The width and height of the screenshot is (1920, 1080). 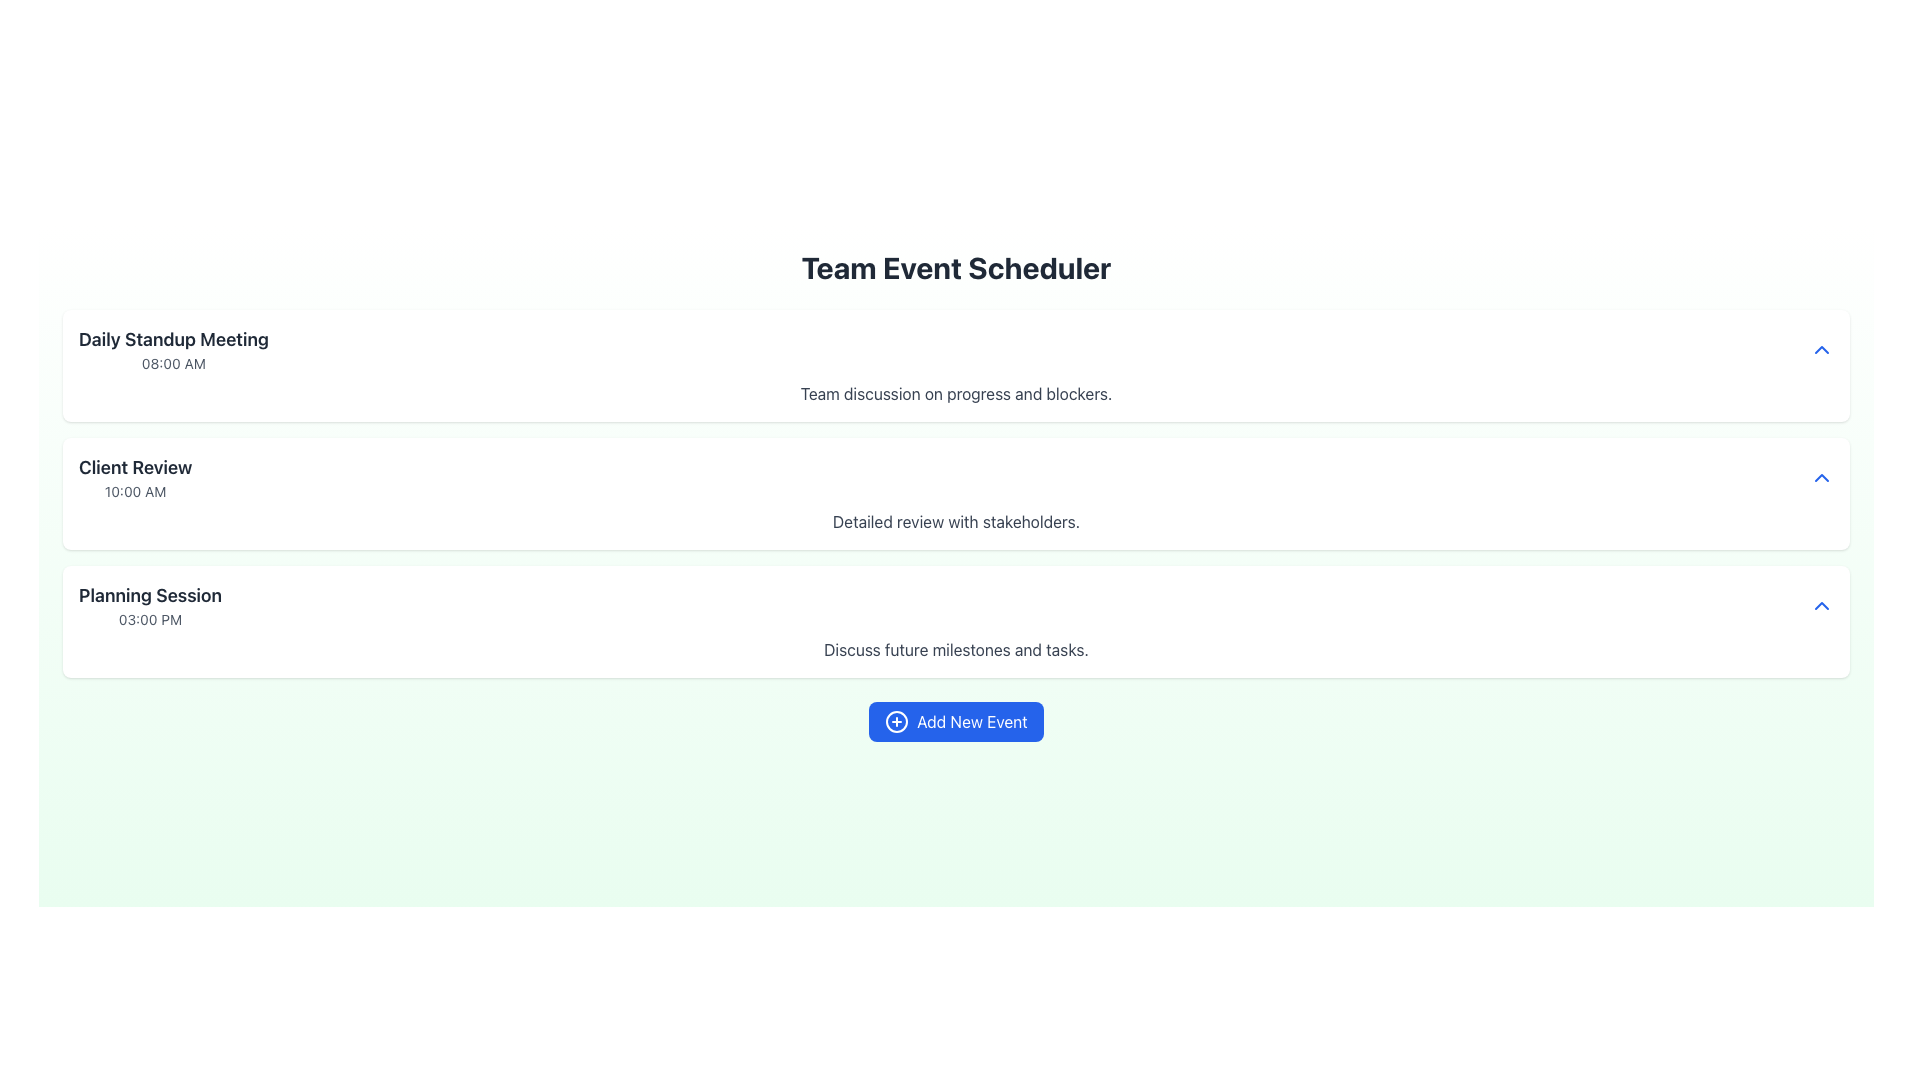 I want to click on text displayed in the smaller gray font labeled '10:00 AM', which is located underneath the 'Client Review' header within the scheduled event card, so click(x=134, y=492).